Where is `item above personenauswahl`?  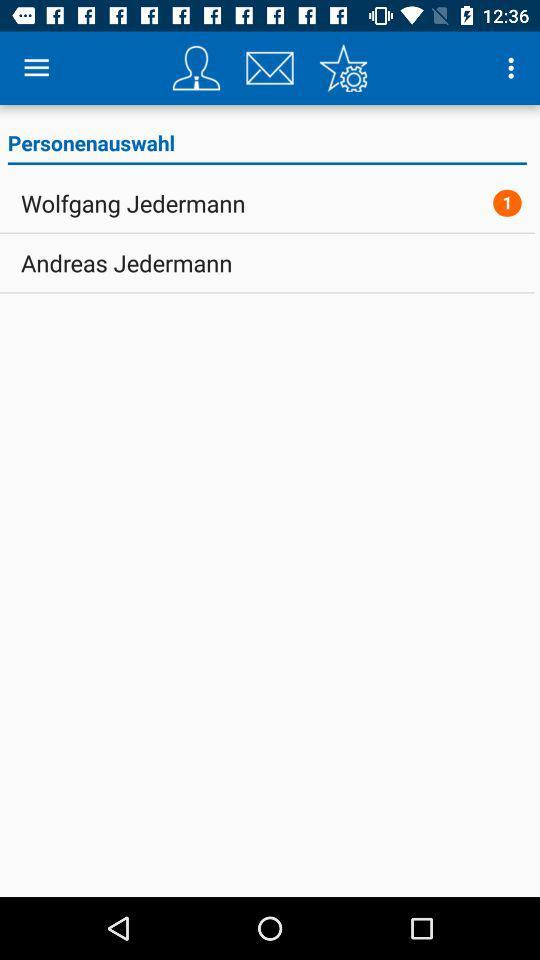
item above personenauswahl is located at coordinates (36, 68).